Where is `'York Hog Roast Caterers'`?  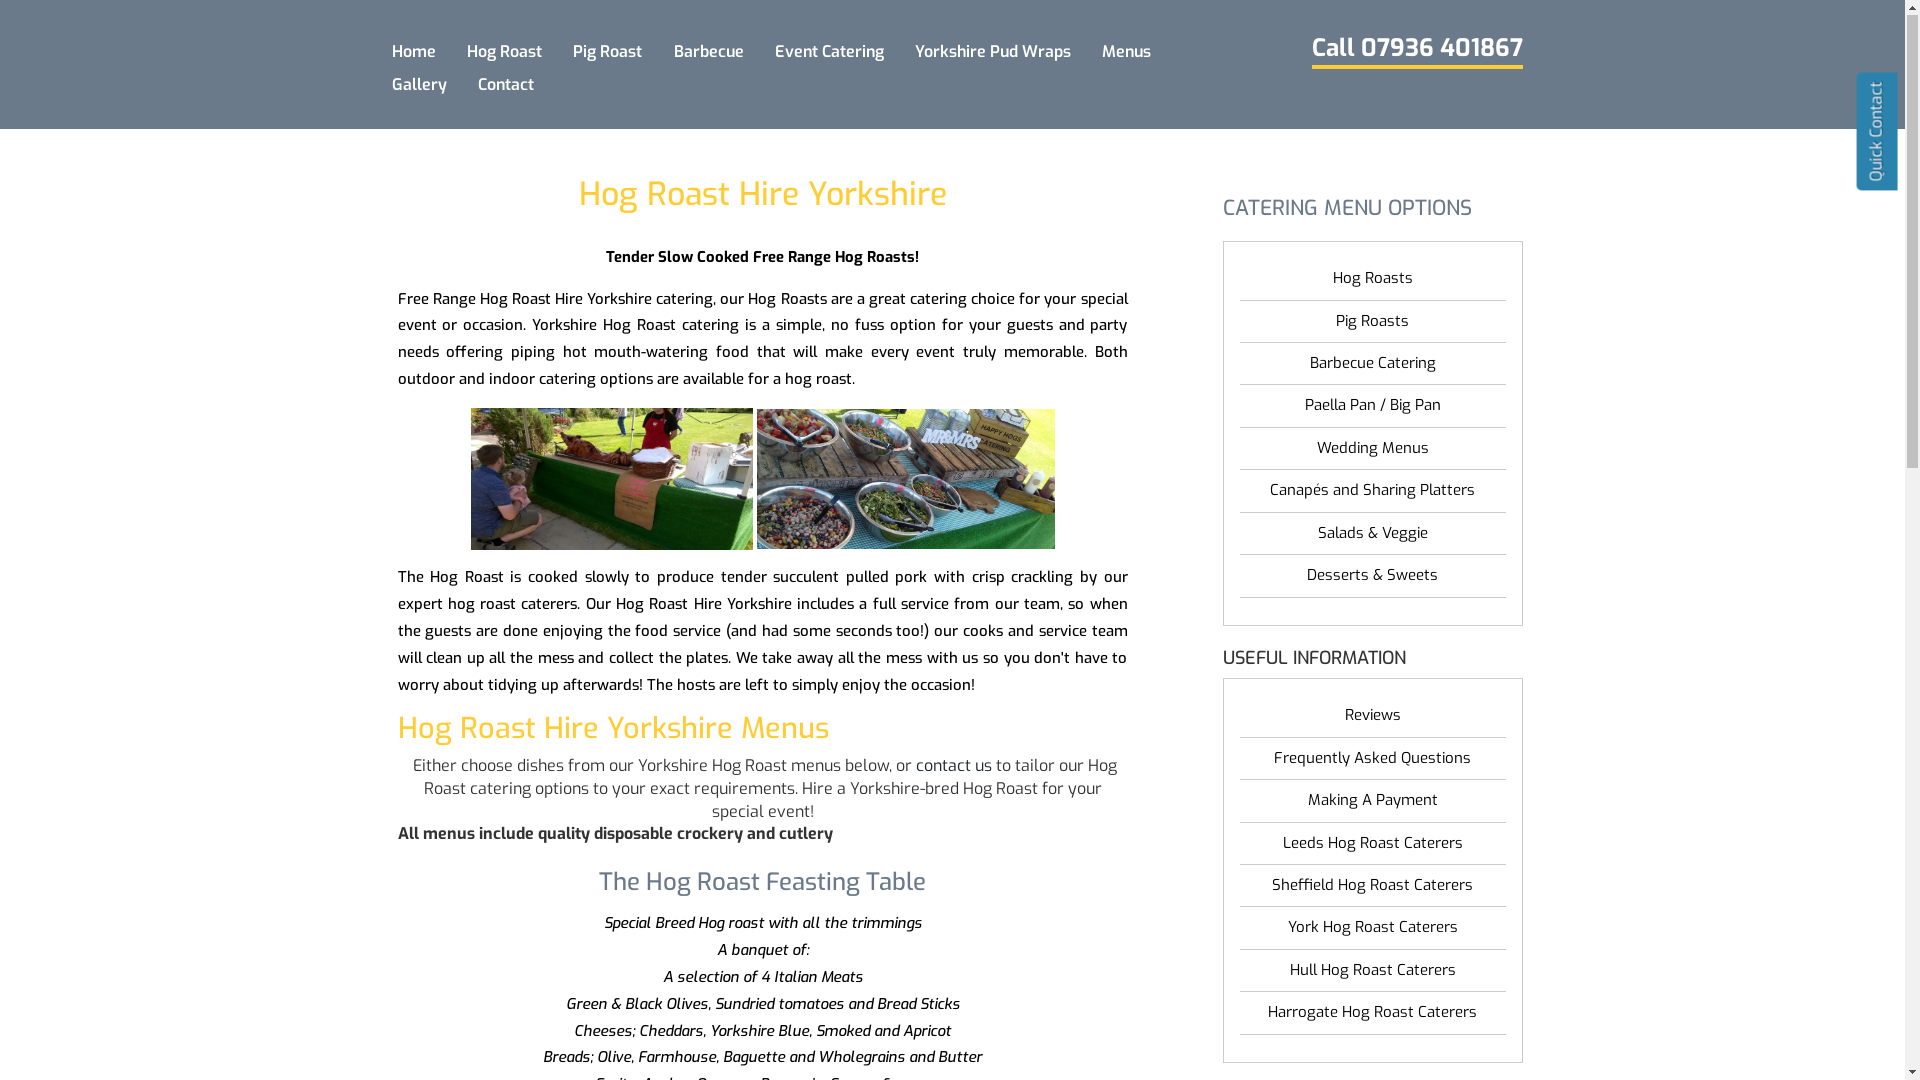 'York Hog Roast Caterers' is located at coordinates (1371, 928).